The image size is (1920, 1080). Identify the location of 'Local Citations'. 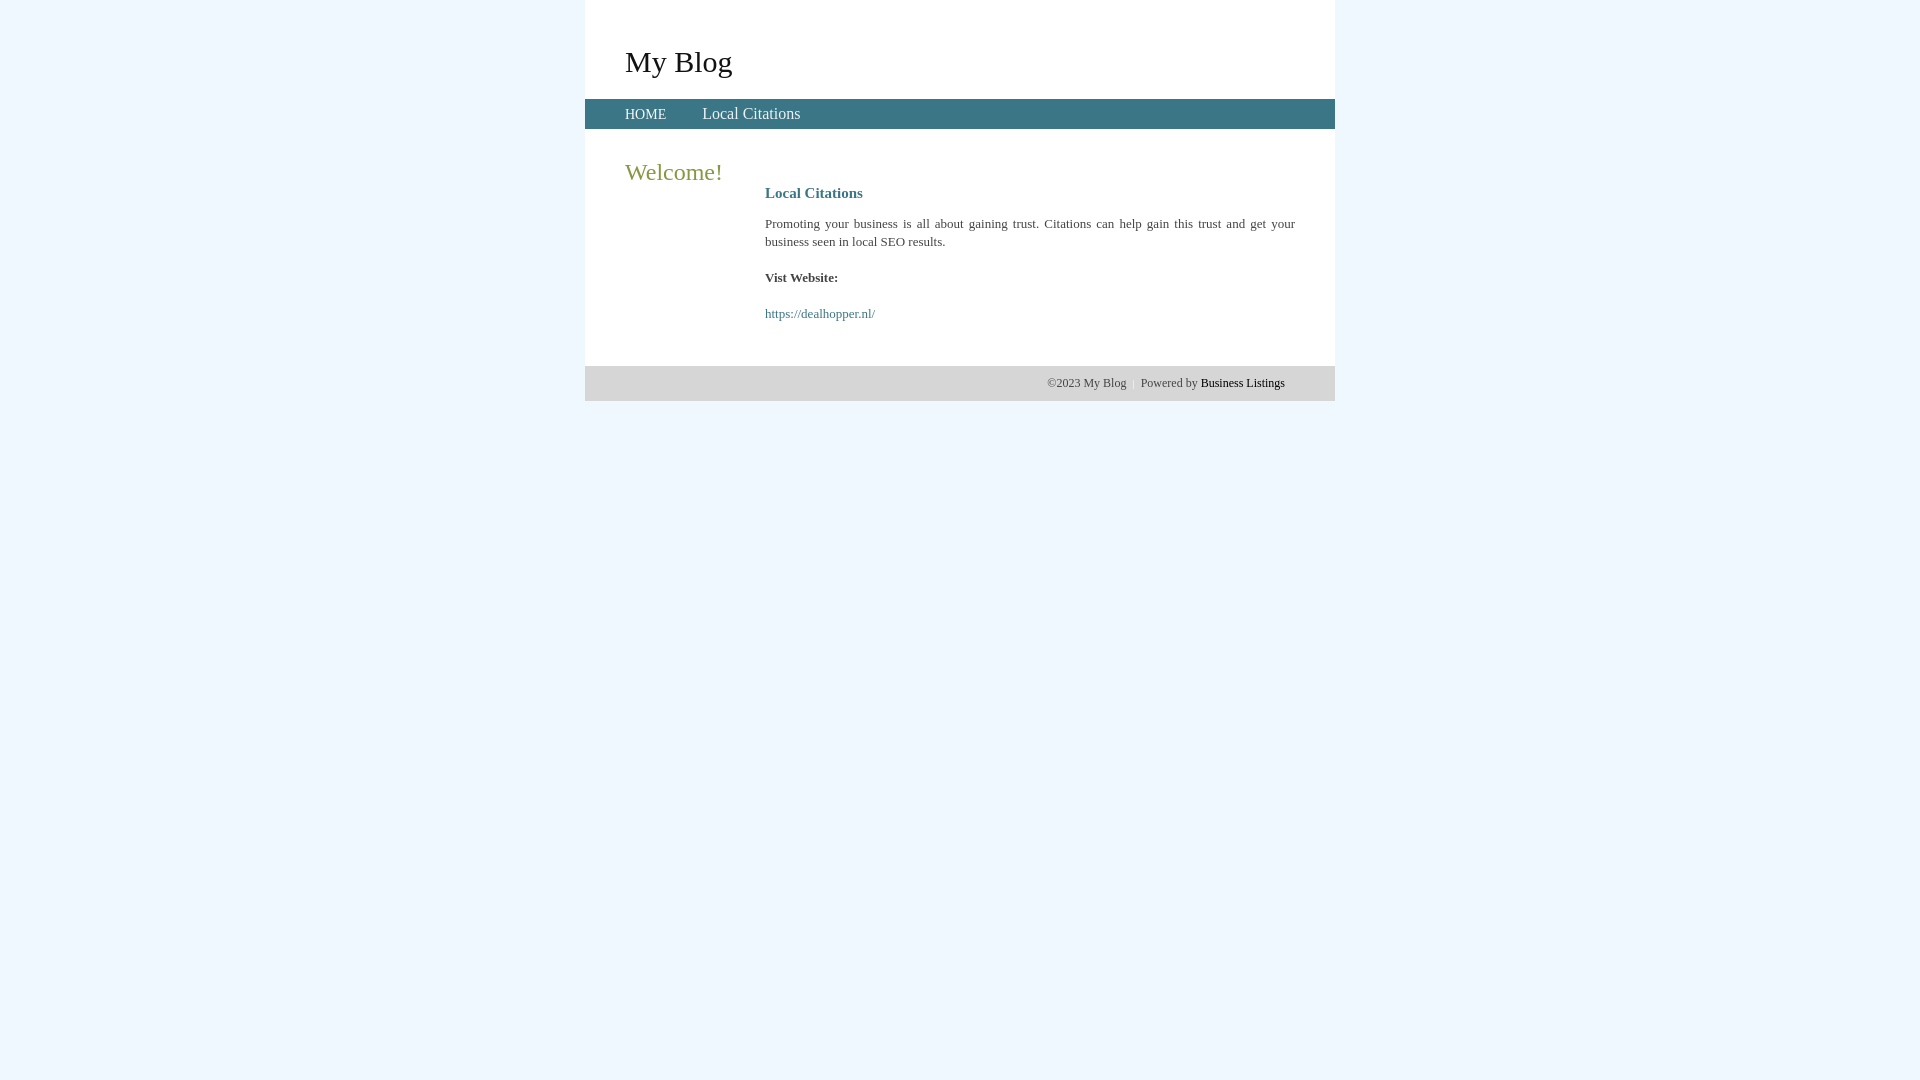
(749, 113).